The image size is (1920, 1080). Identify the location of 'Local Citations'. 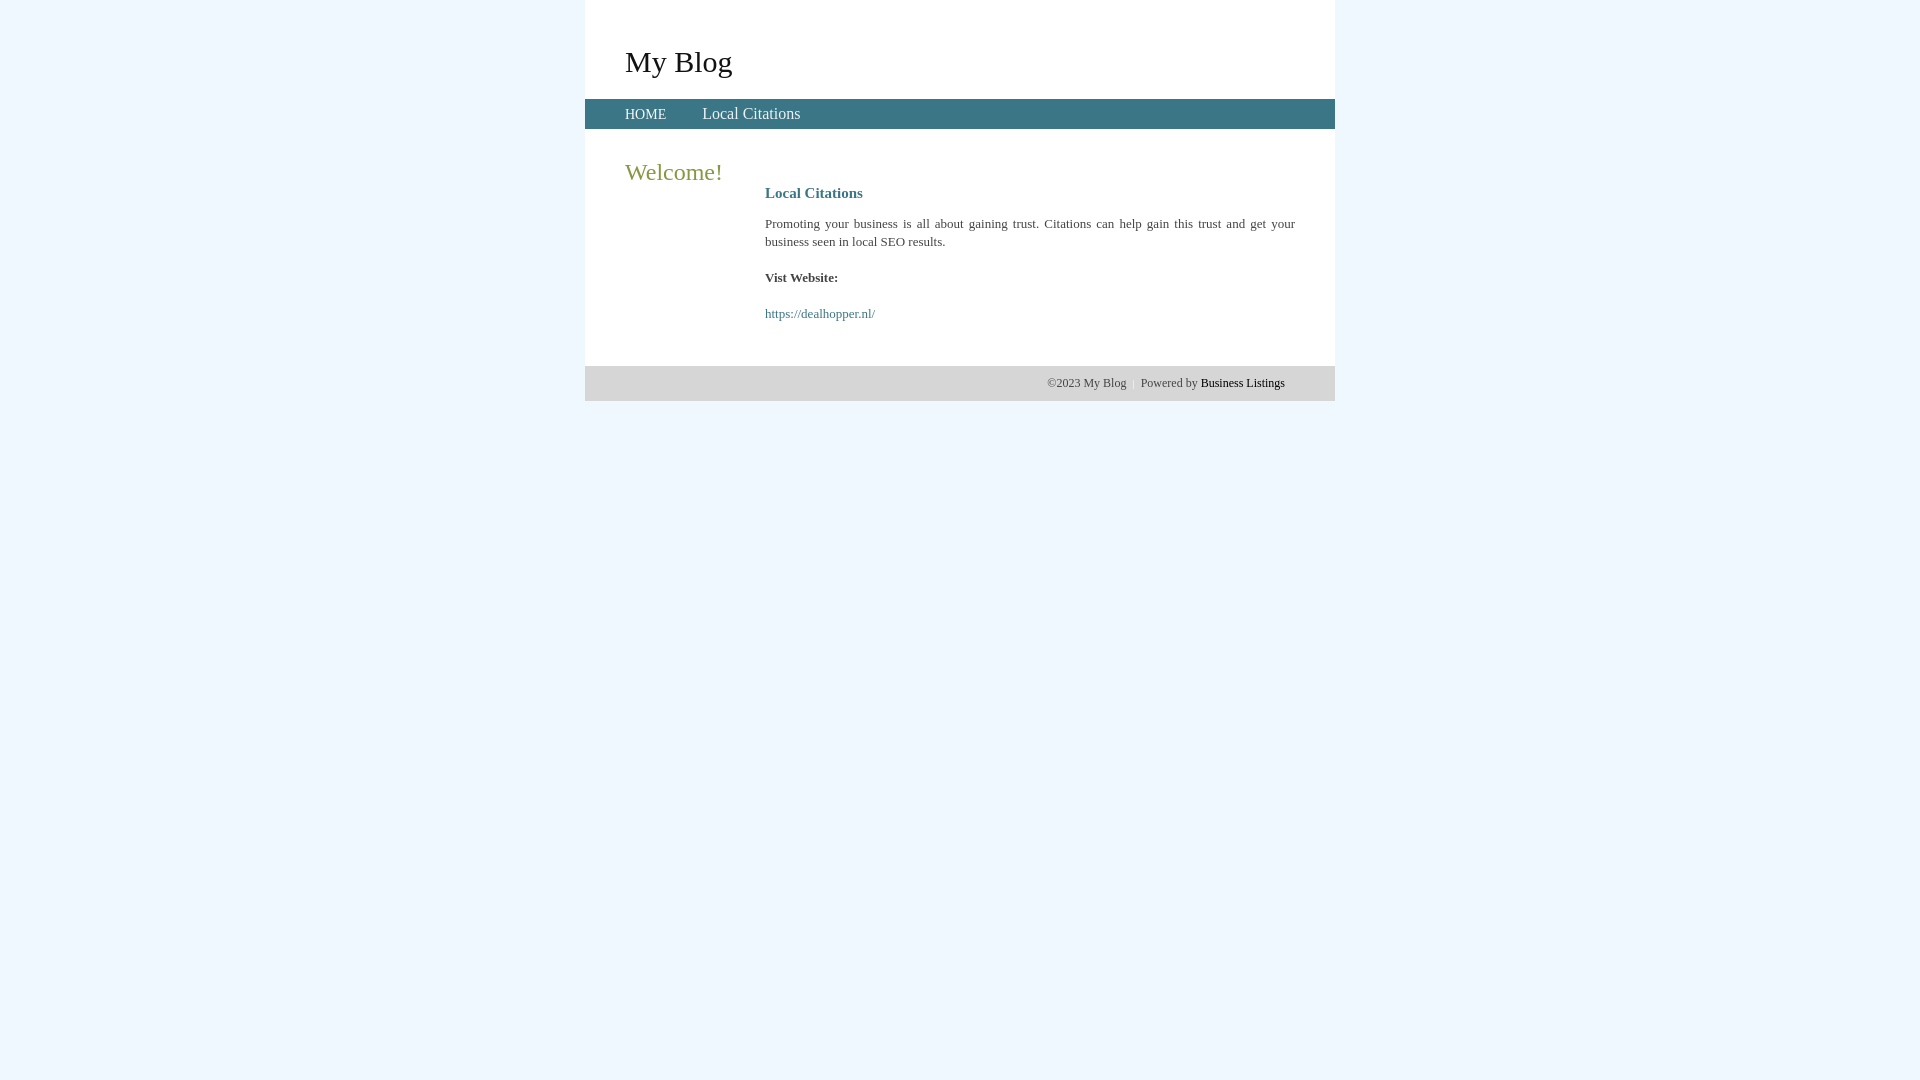
(749, 113).